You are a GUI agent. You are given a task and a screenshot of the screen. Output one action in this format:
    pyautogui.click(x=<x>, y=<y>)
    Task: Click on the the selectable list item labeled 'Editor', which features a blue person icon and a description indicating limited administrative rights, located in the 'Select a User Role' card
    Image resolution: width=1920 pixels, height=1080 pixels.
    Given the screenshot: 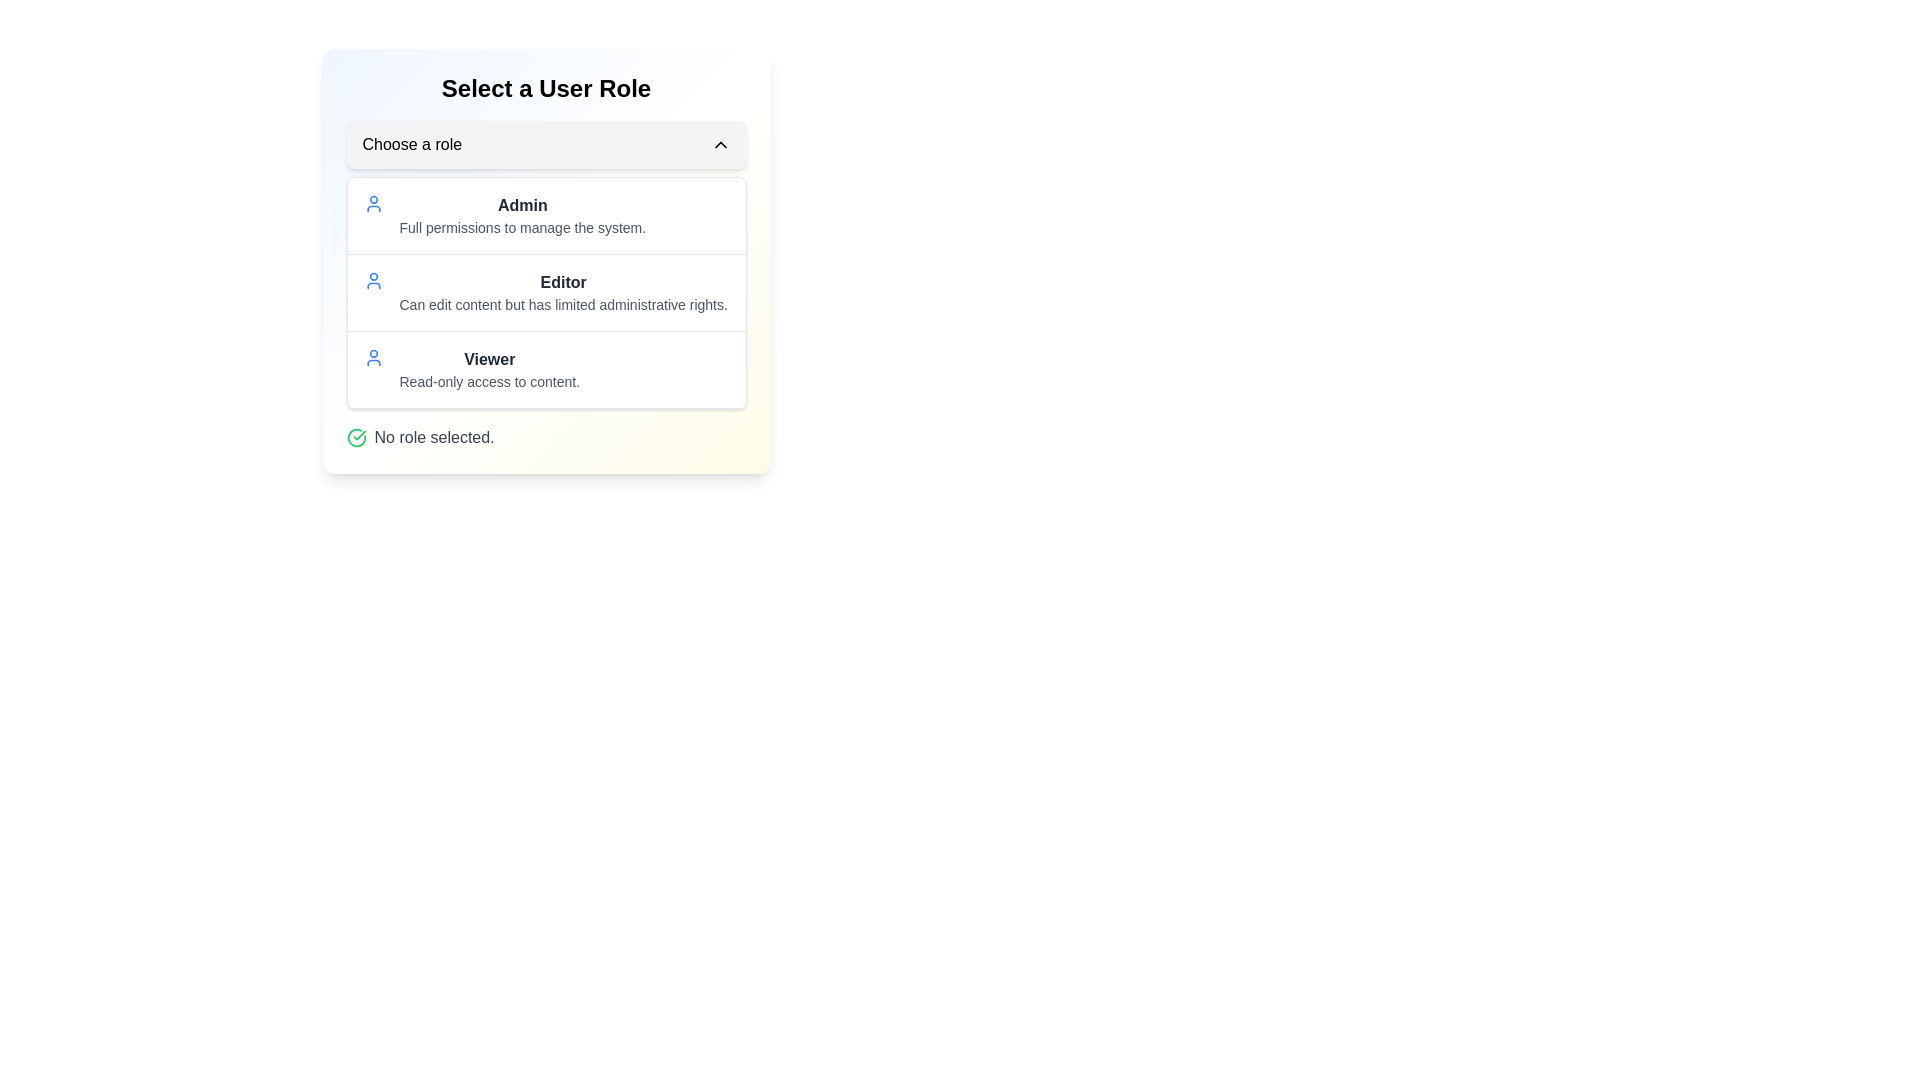 What is the action you would take?
    pyautogui.click(x=546, y=293)
    